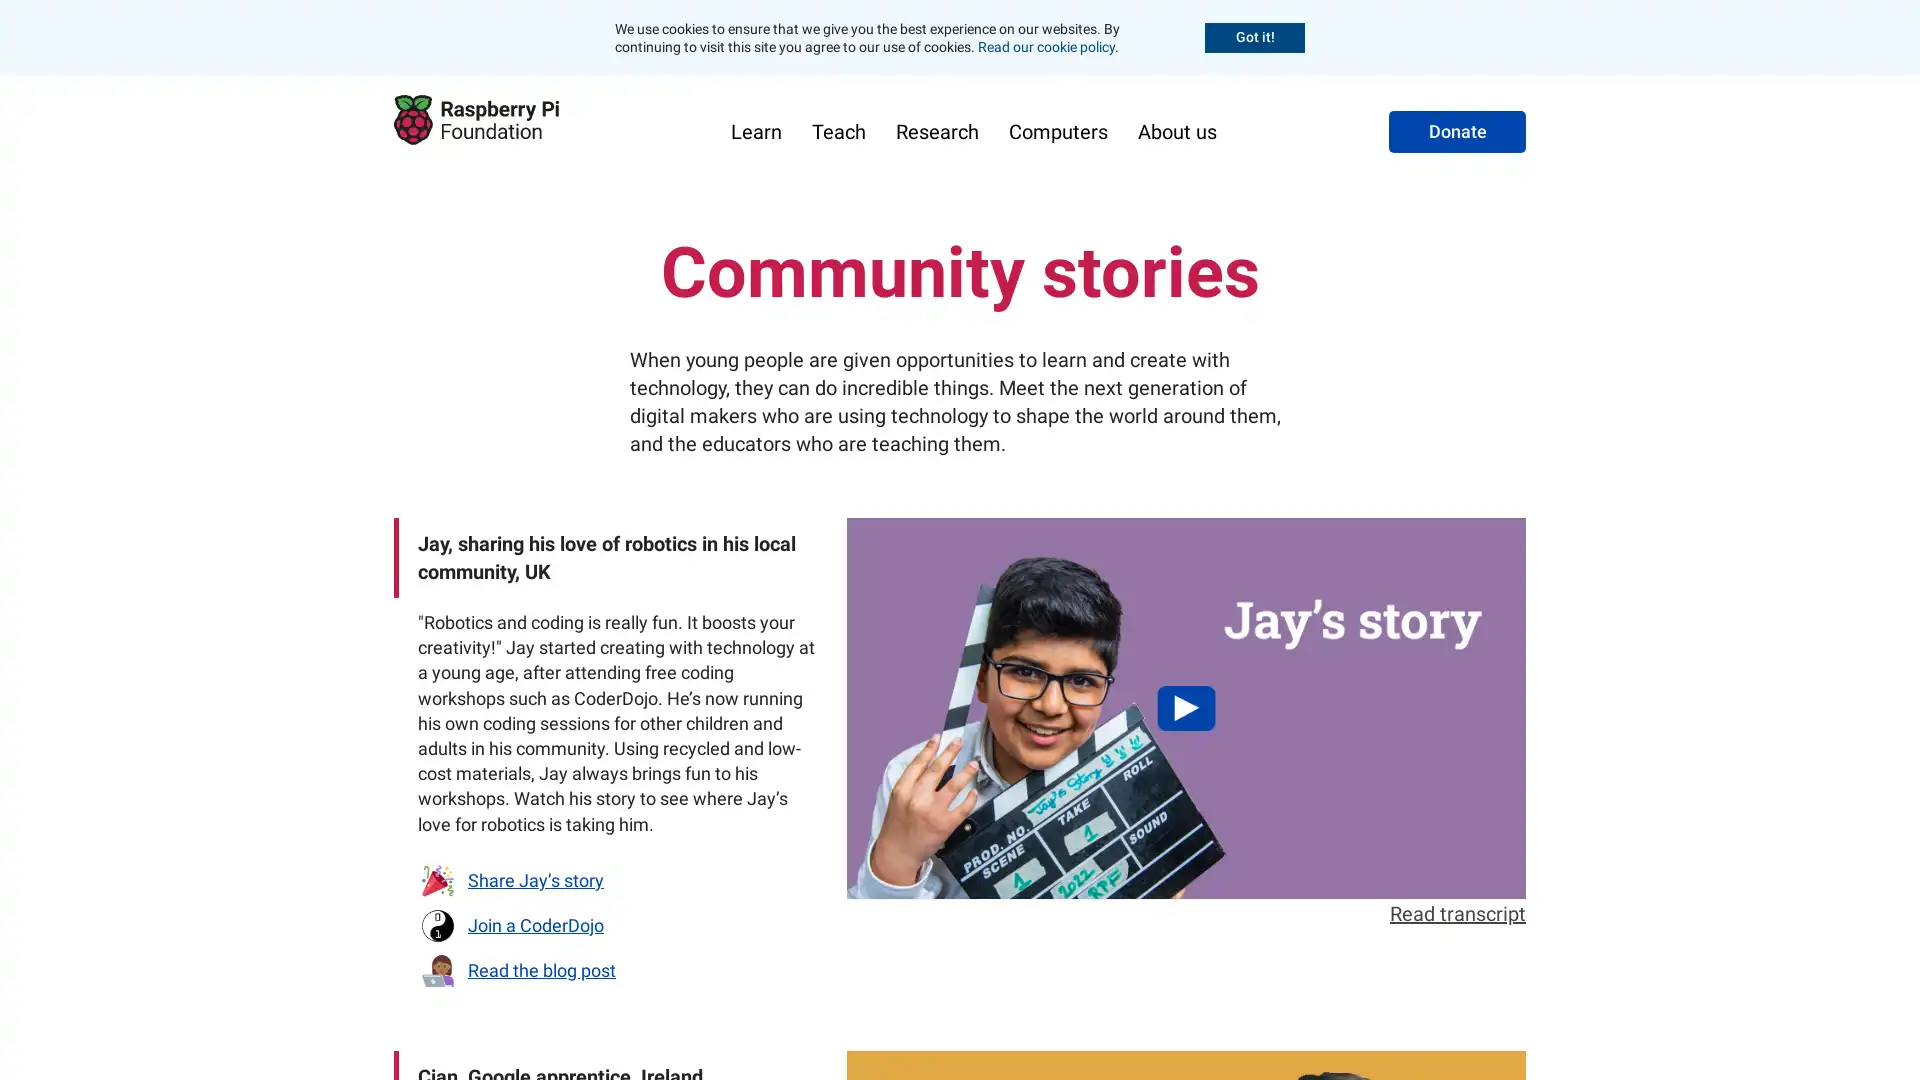  Describe the element at coordinates (510, 878) in the screenshot. I see `Share Jays story` at that location.